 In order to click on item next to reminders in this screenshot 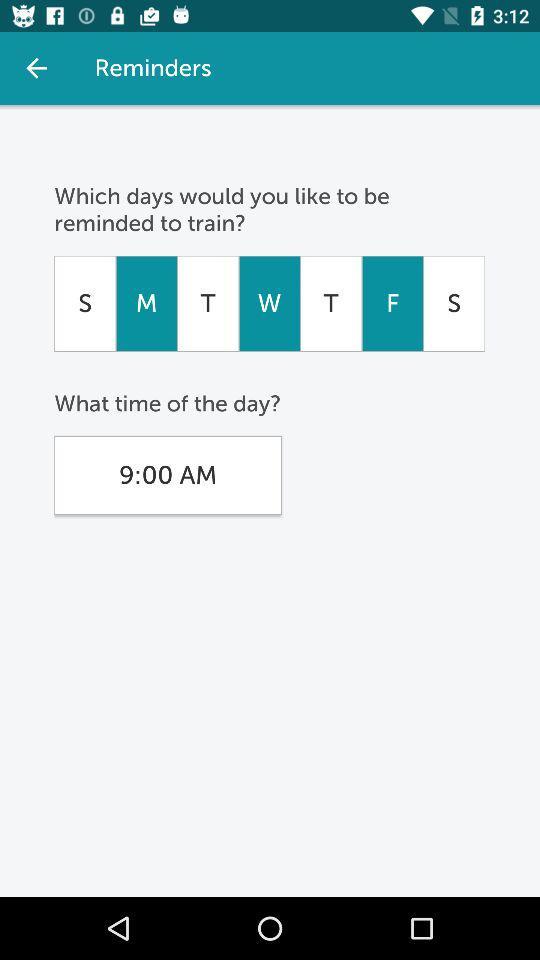, I will do `click(36, 68)`.